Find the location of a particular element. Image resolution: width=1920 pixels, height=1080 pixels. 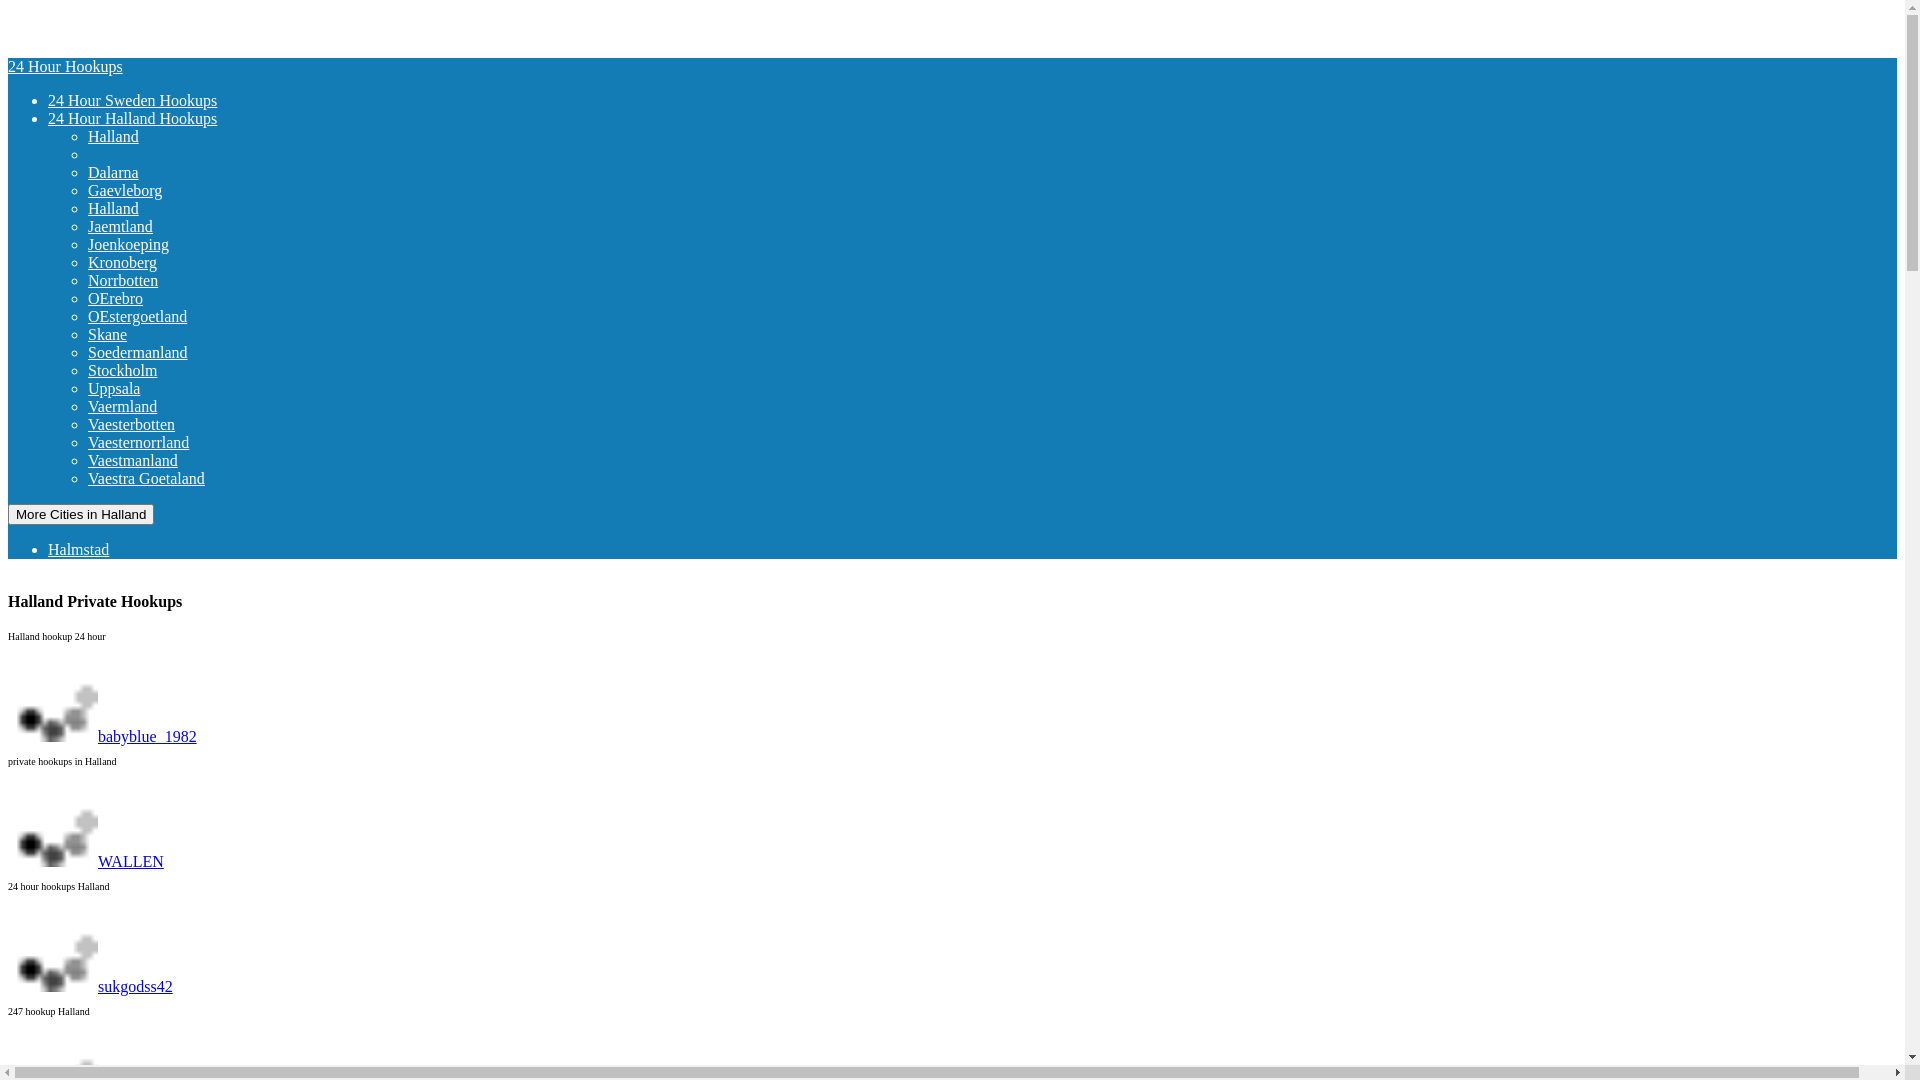

'24 Hour Halland Hookups' is located at coordinates (131, 118).